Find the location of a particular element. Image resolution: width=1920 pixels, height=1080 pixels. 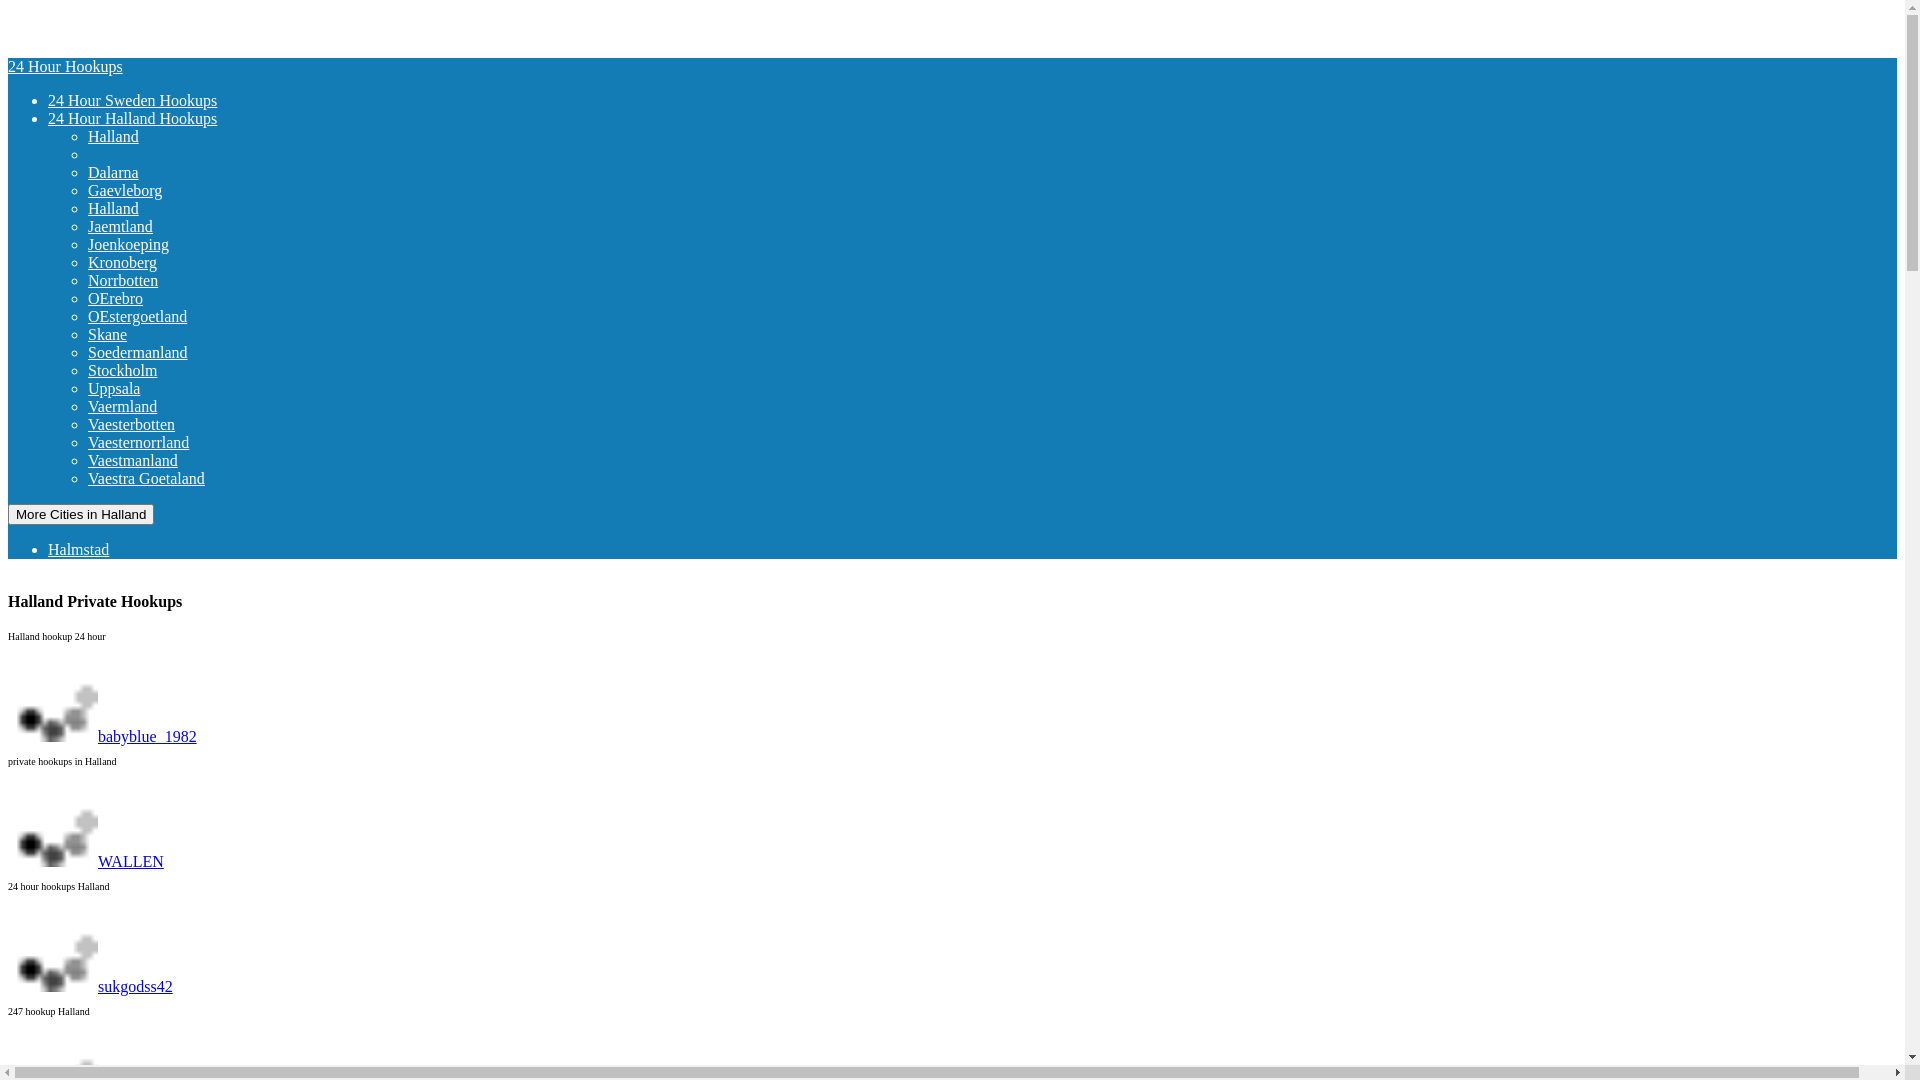

'24 Hour Halland Hookups' is located at coordinates (131, 118).